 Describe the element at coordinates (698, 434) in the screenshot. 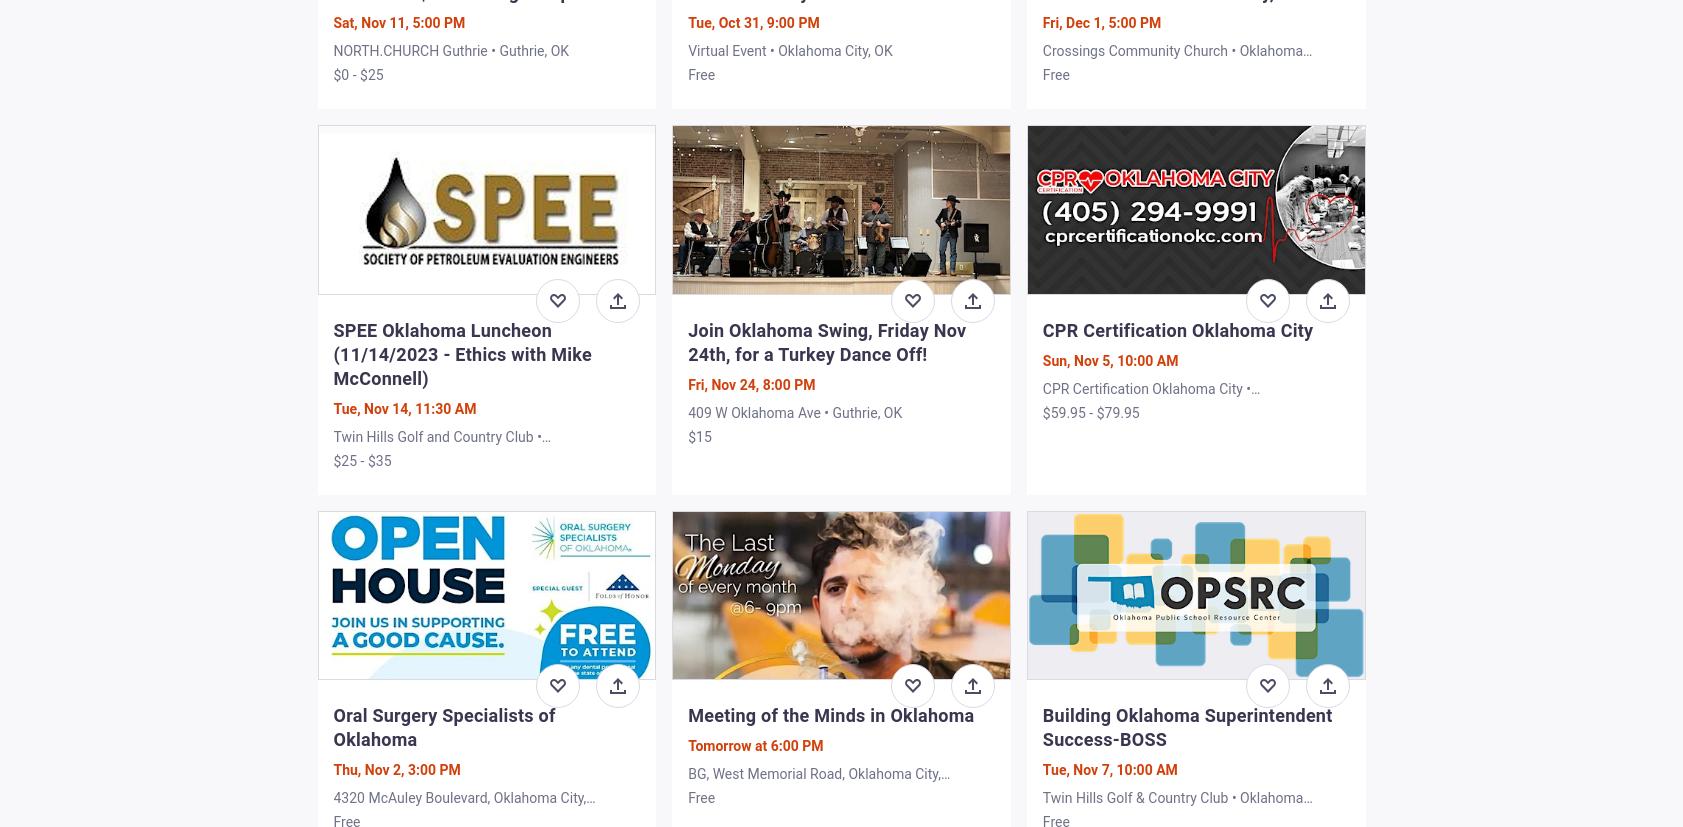

I see `'$15'` at that location.